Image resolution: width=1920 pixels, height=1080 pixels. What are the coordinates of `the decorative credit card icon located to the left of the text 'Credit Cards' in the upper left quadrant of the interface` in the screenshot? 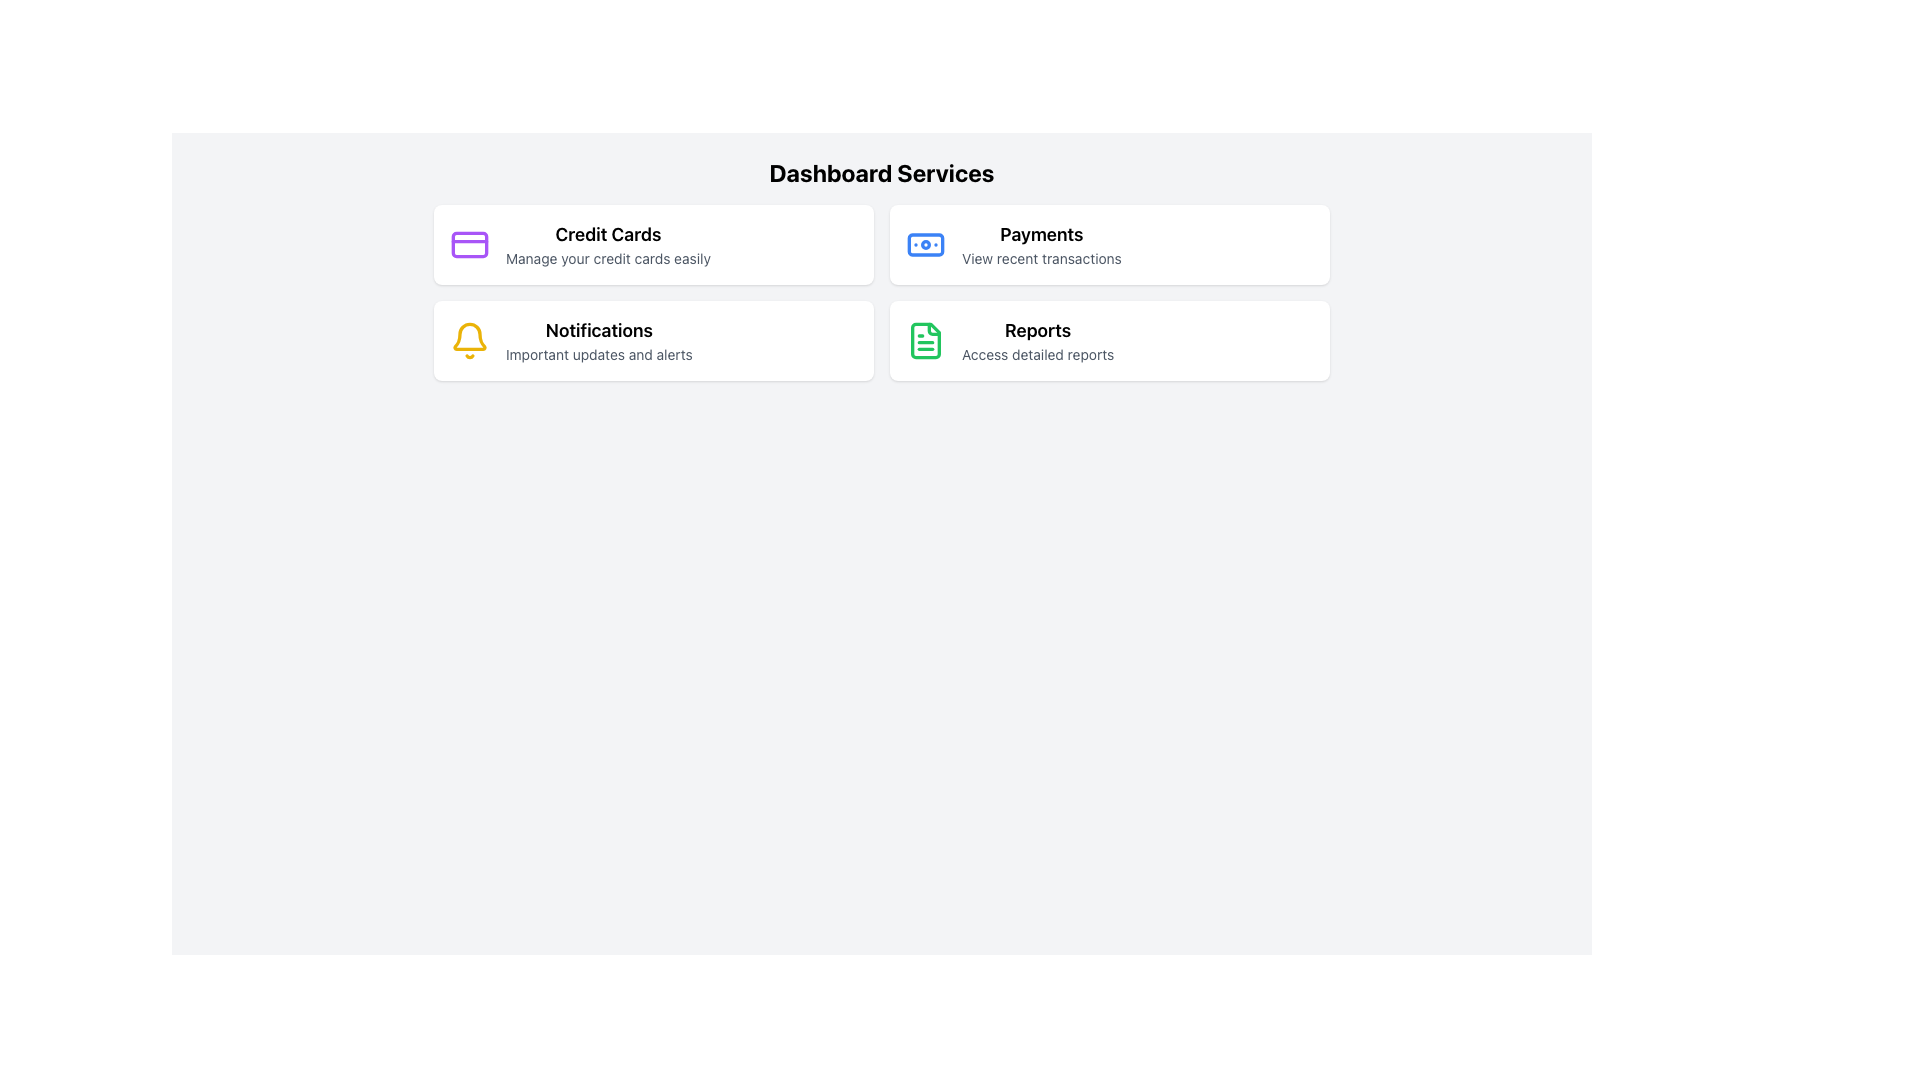 It's located at (469, 244).